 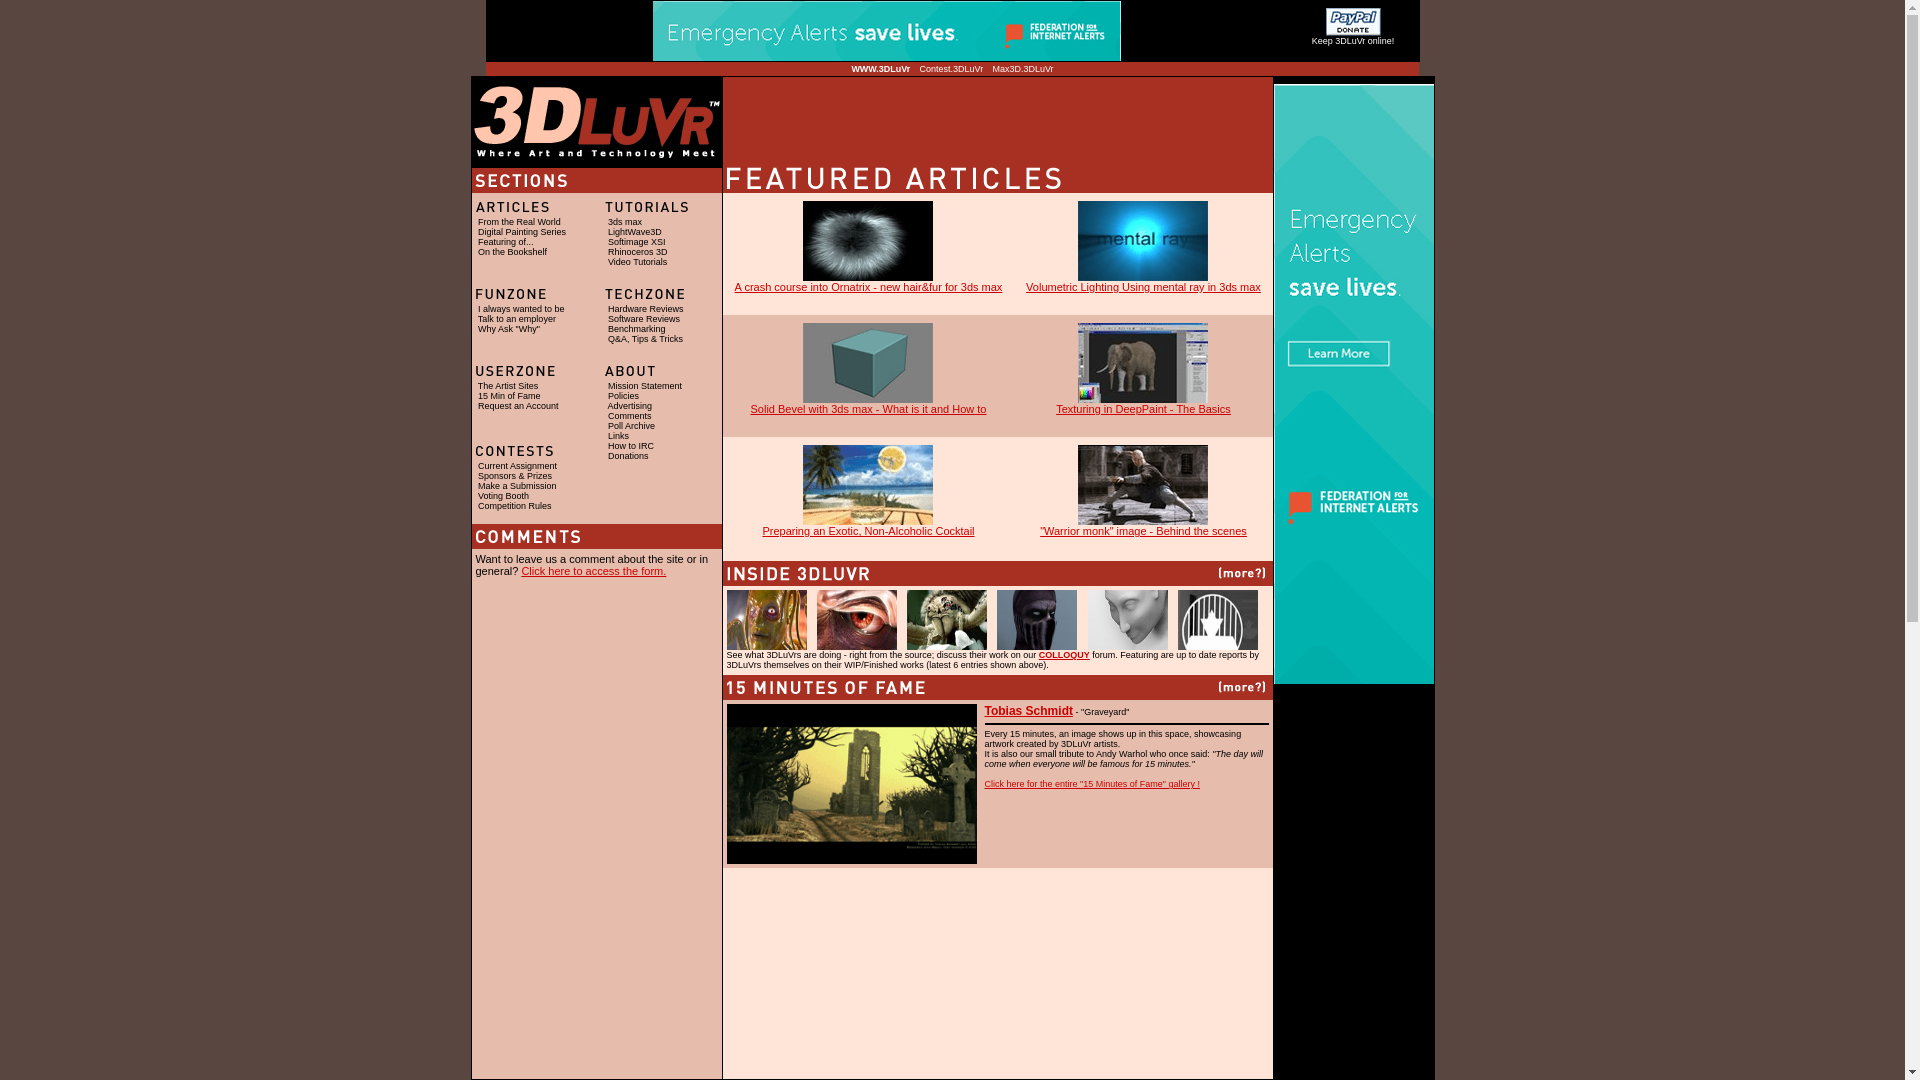 What do you see at coordinates (521, 308) in the screenshot?
I see `'I always wanted to be'` at bounding box center [521, 308].